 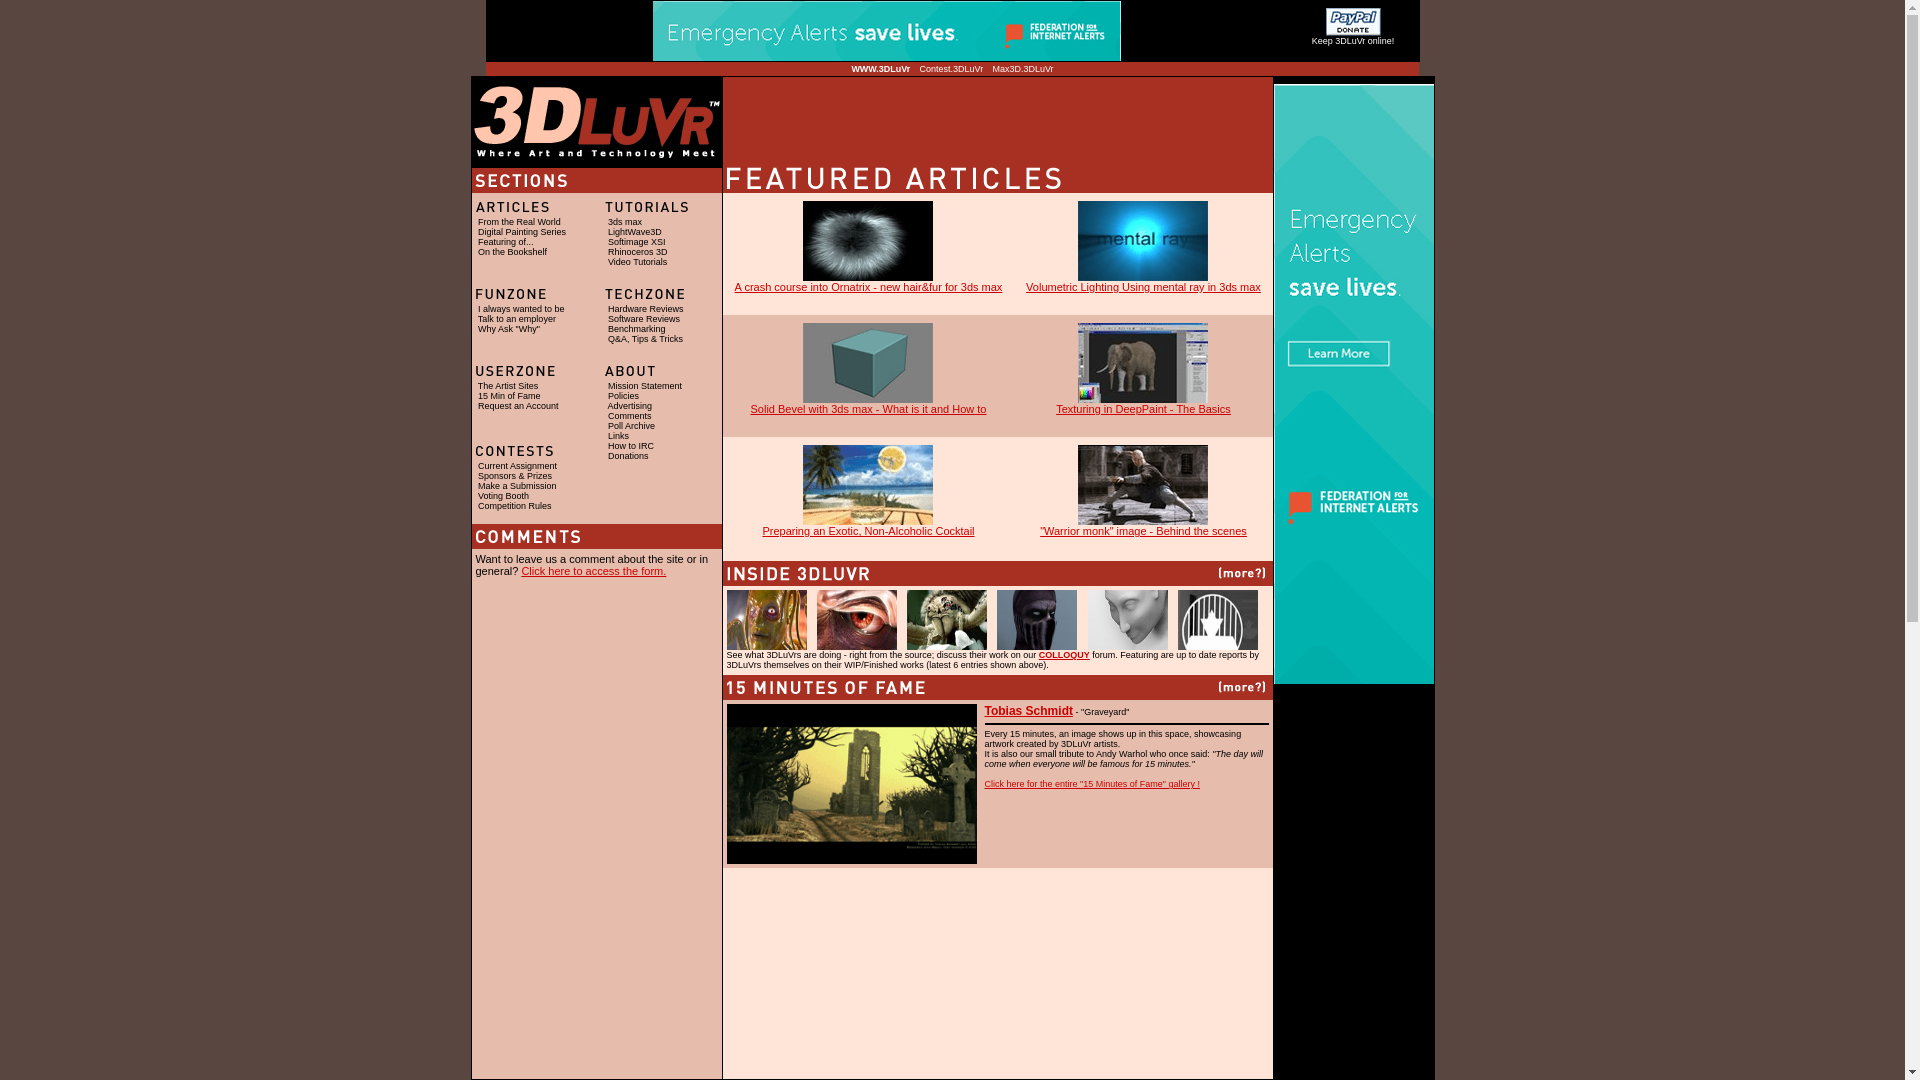 What do you see at coordinates (521, 308) in the screenshot?
I see `'I always wanted to be'` at bounding box center [521, 308].